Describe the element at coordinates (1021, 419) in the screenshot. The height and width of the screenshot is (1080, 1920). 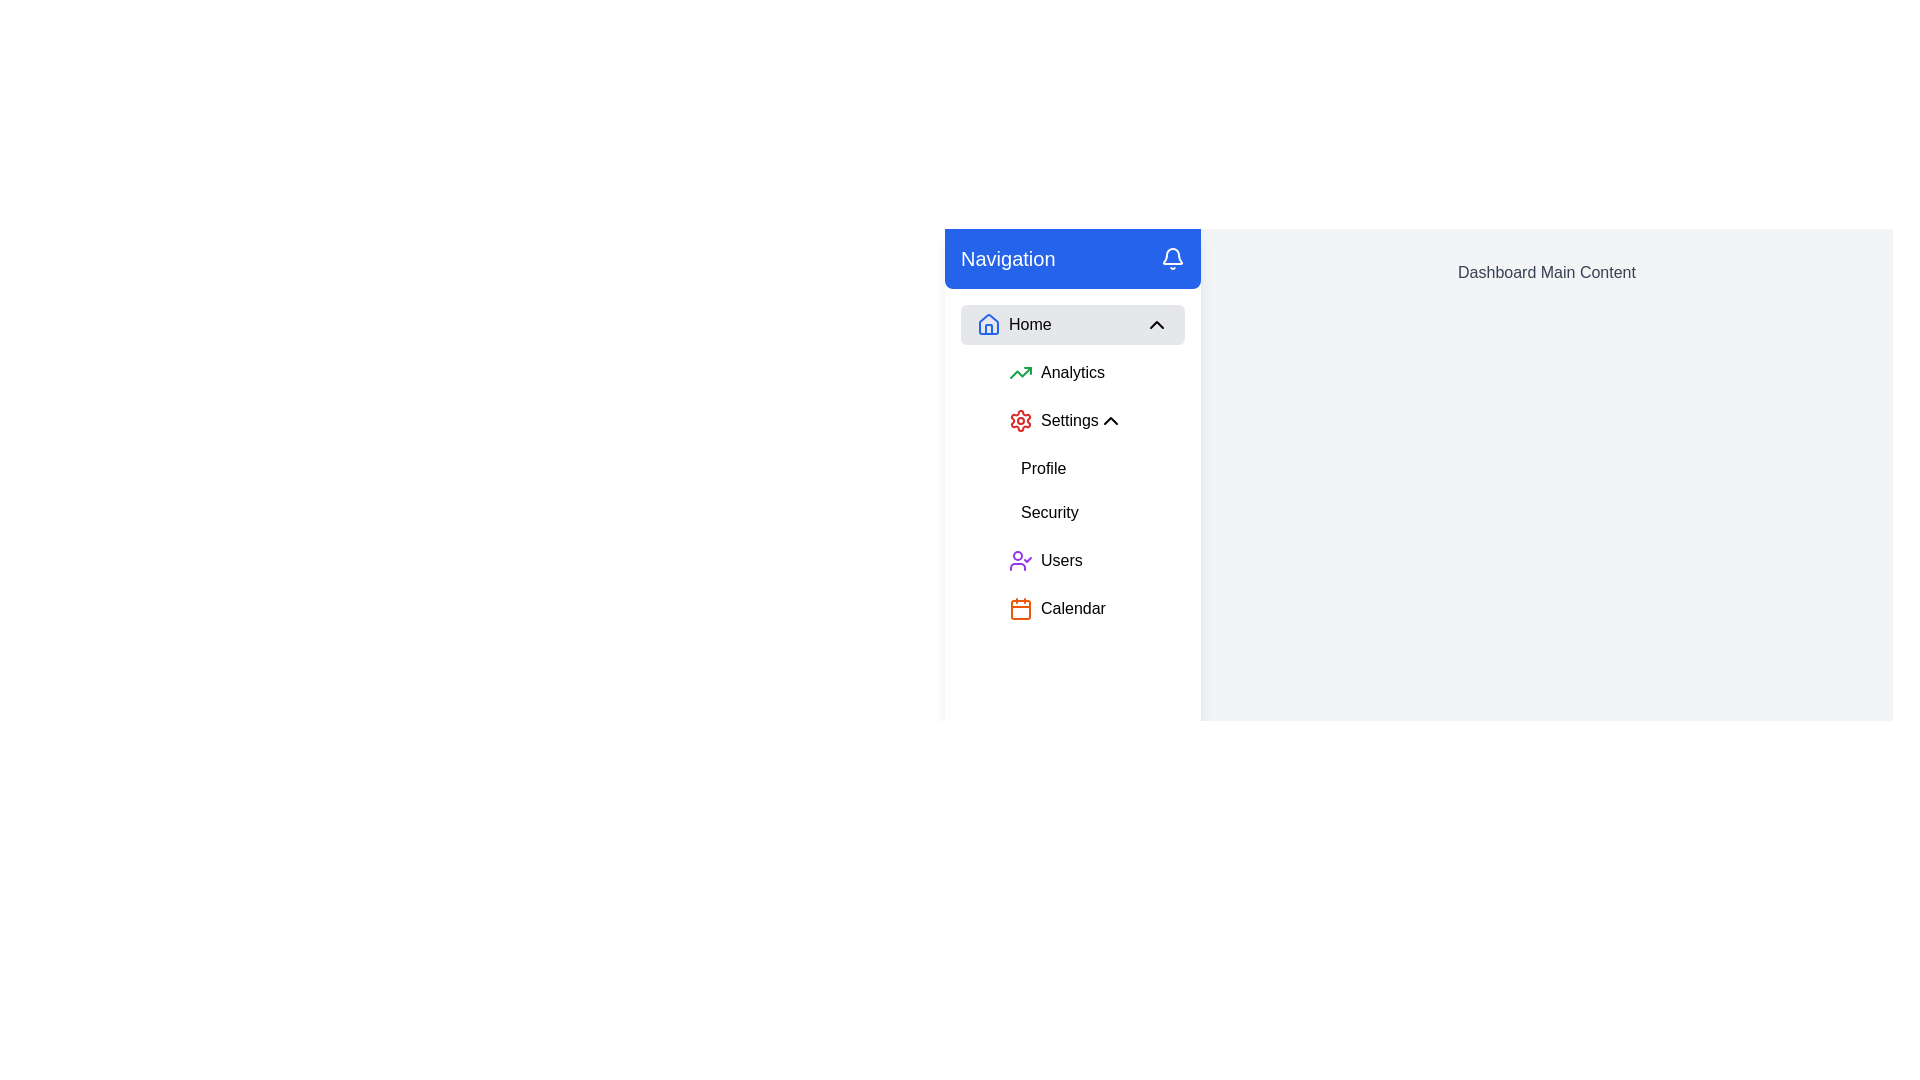
I see `the 'Settings' icon in the navigation sidebar, which visually represents the 'Settings' functionality and is located next to the 'Settings' label` at that location.